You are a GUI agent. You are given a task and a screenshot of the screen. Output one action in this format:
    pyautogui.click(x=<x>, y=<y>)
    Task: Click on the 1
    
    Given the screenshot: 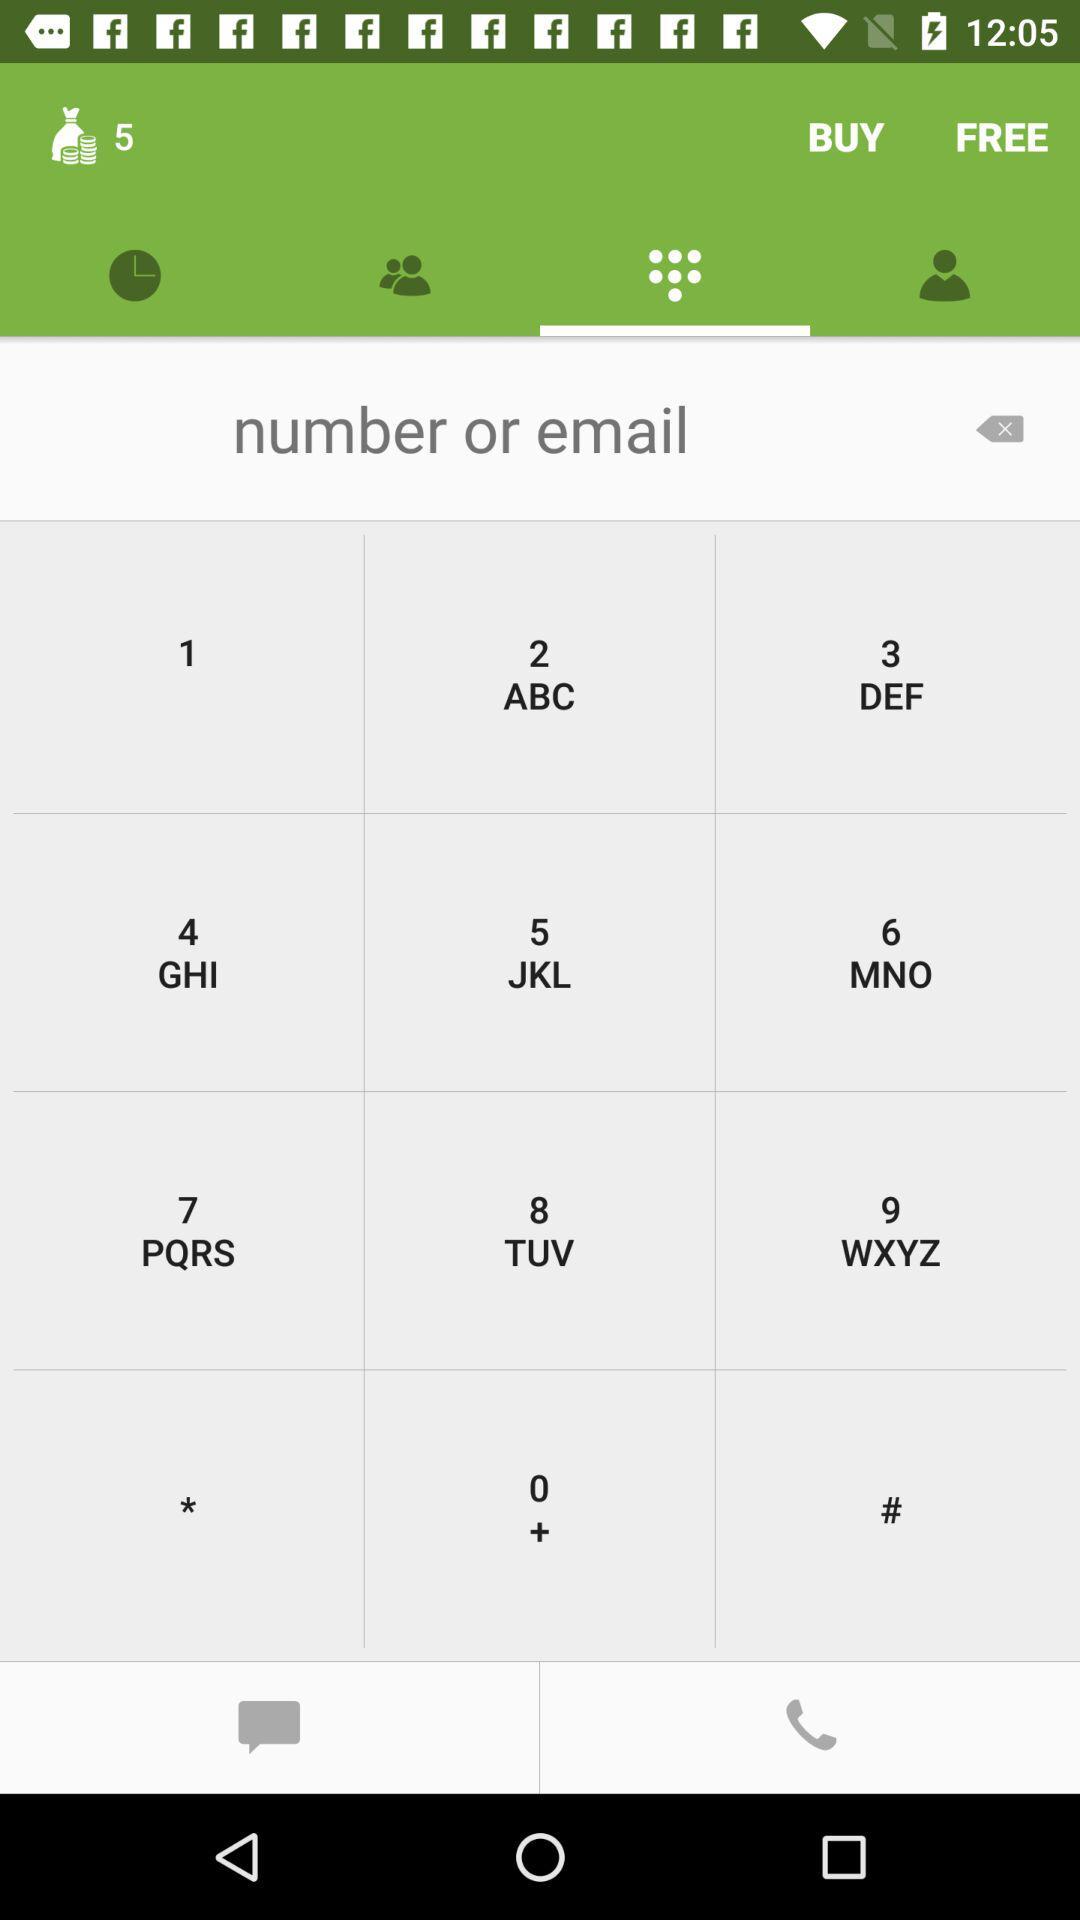 What is the action you would take?
    pyautogui.click(x=188, y=673)
    